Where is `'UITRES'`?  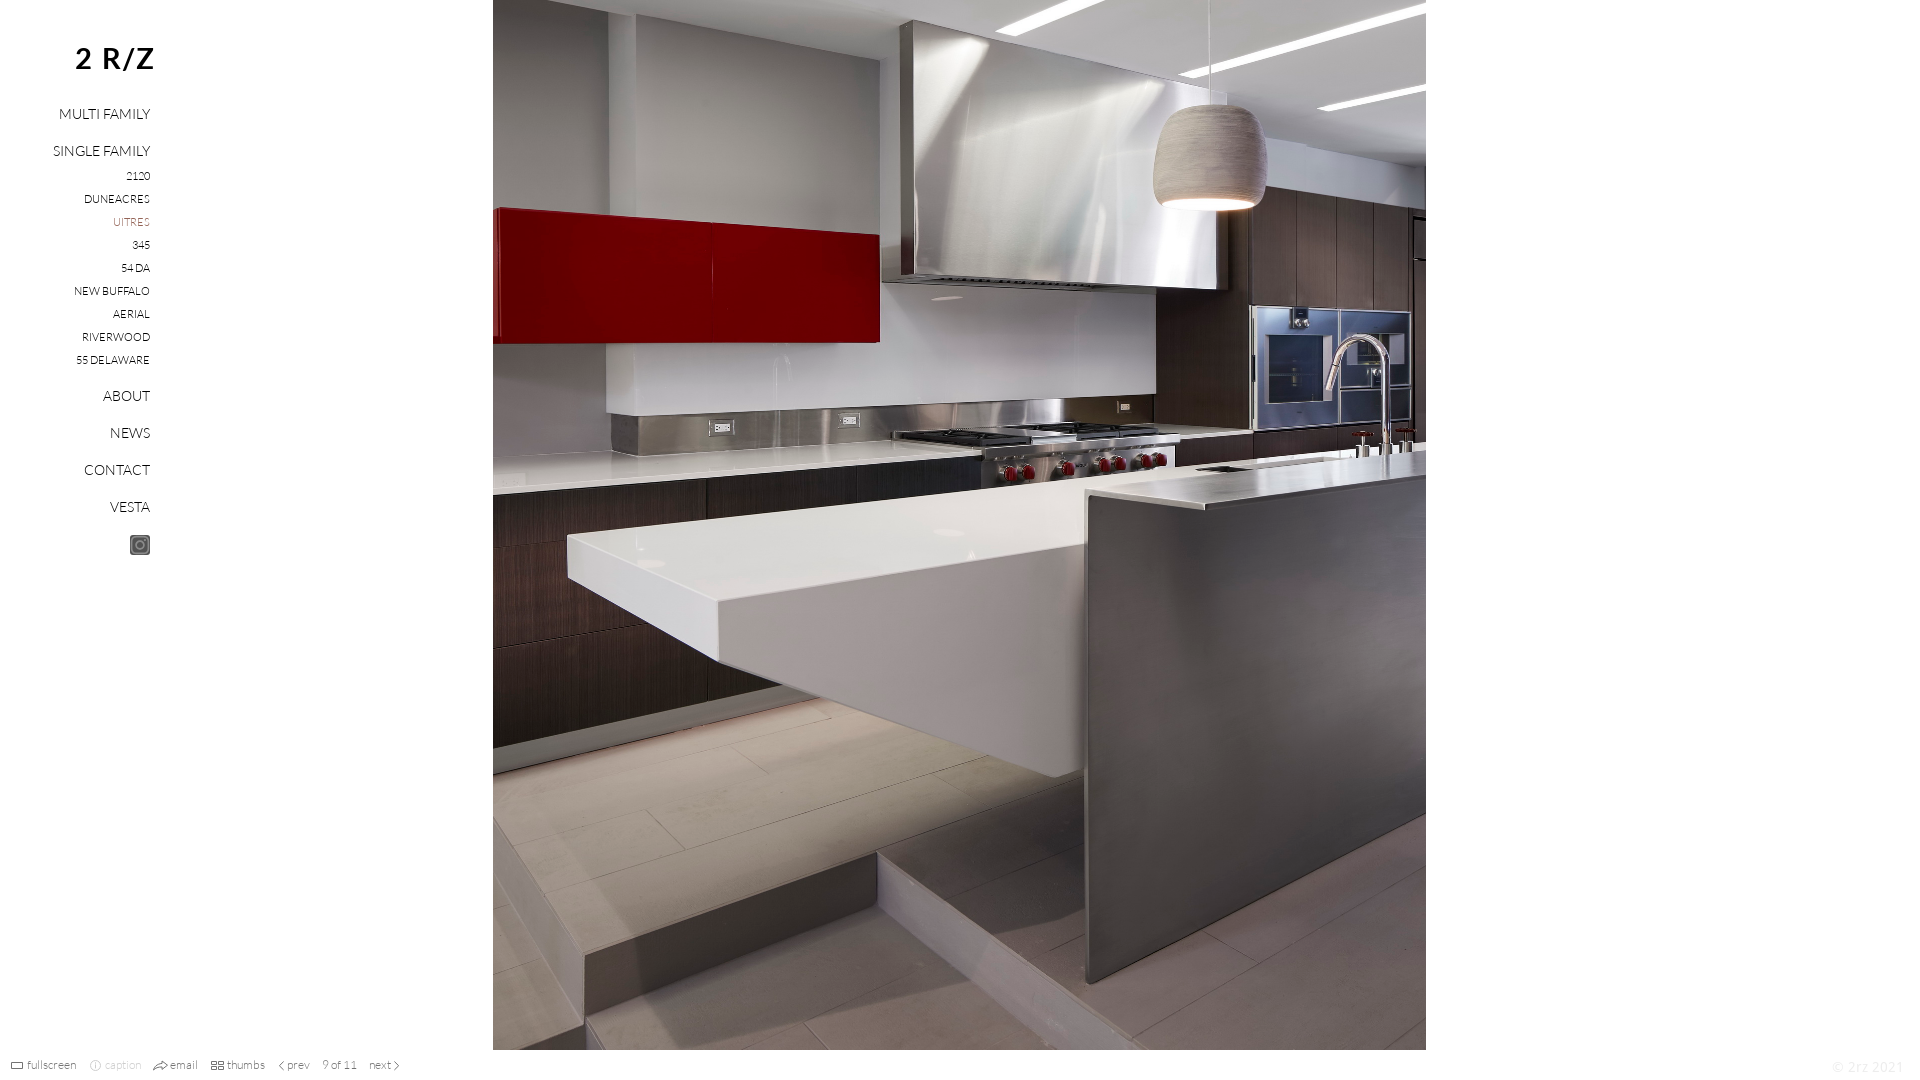
'UITRES' is located at coordinates (112, 222).